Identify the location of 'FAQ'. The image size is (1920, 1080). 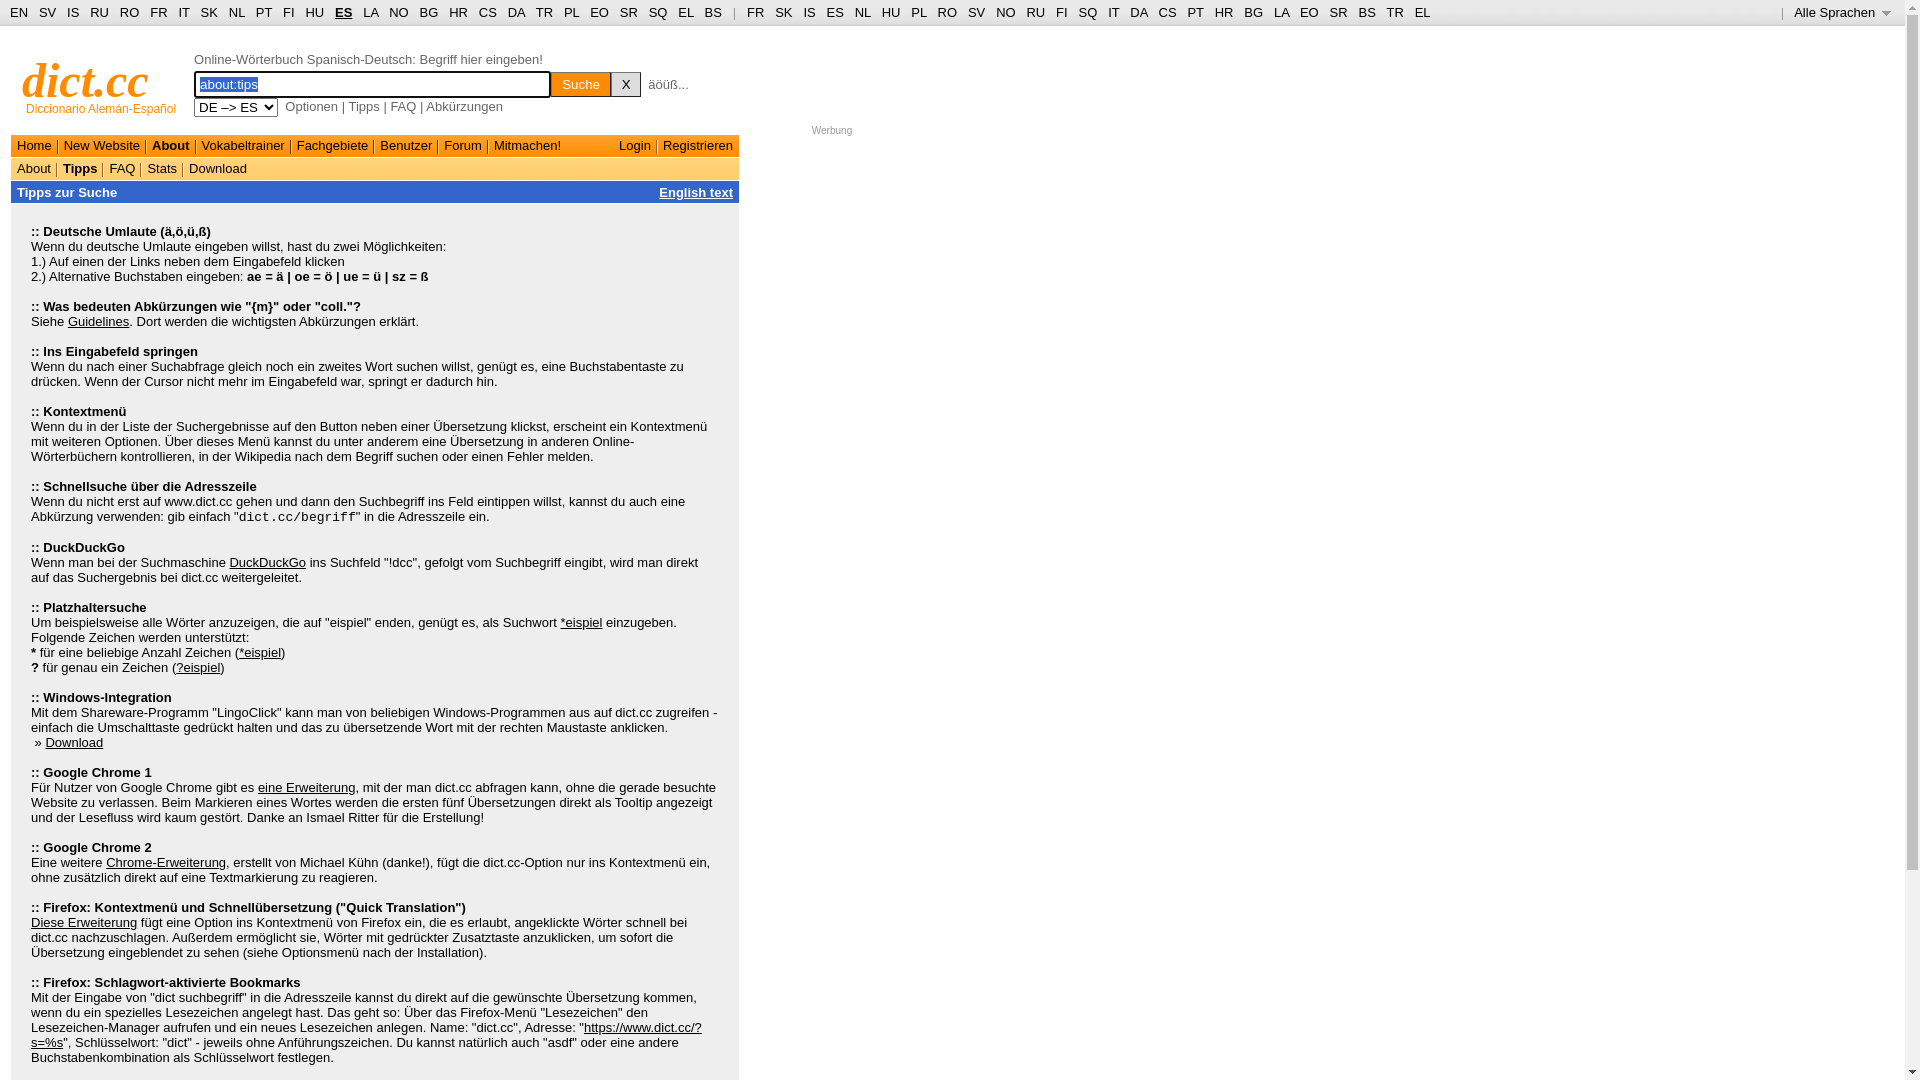
(120, 167).